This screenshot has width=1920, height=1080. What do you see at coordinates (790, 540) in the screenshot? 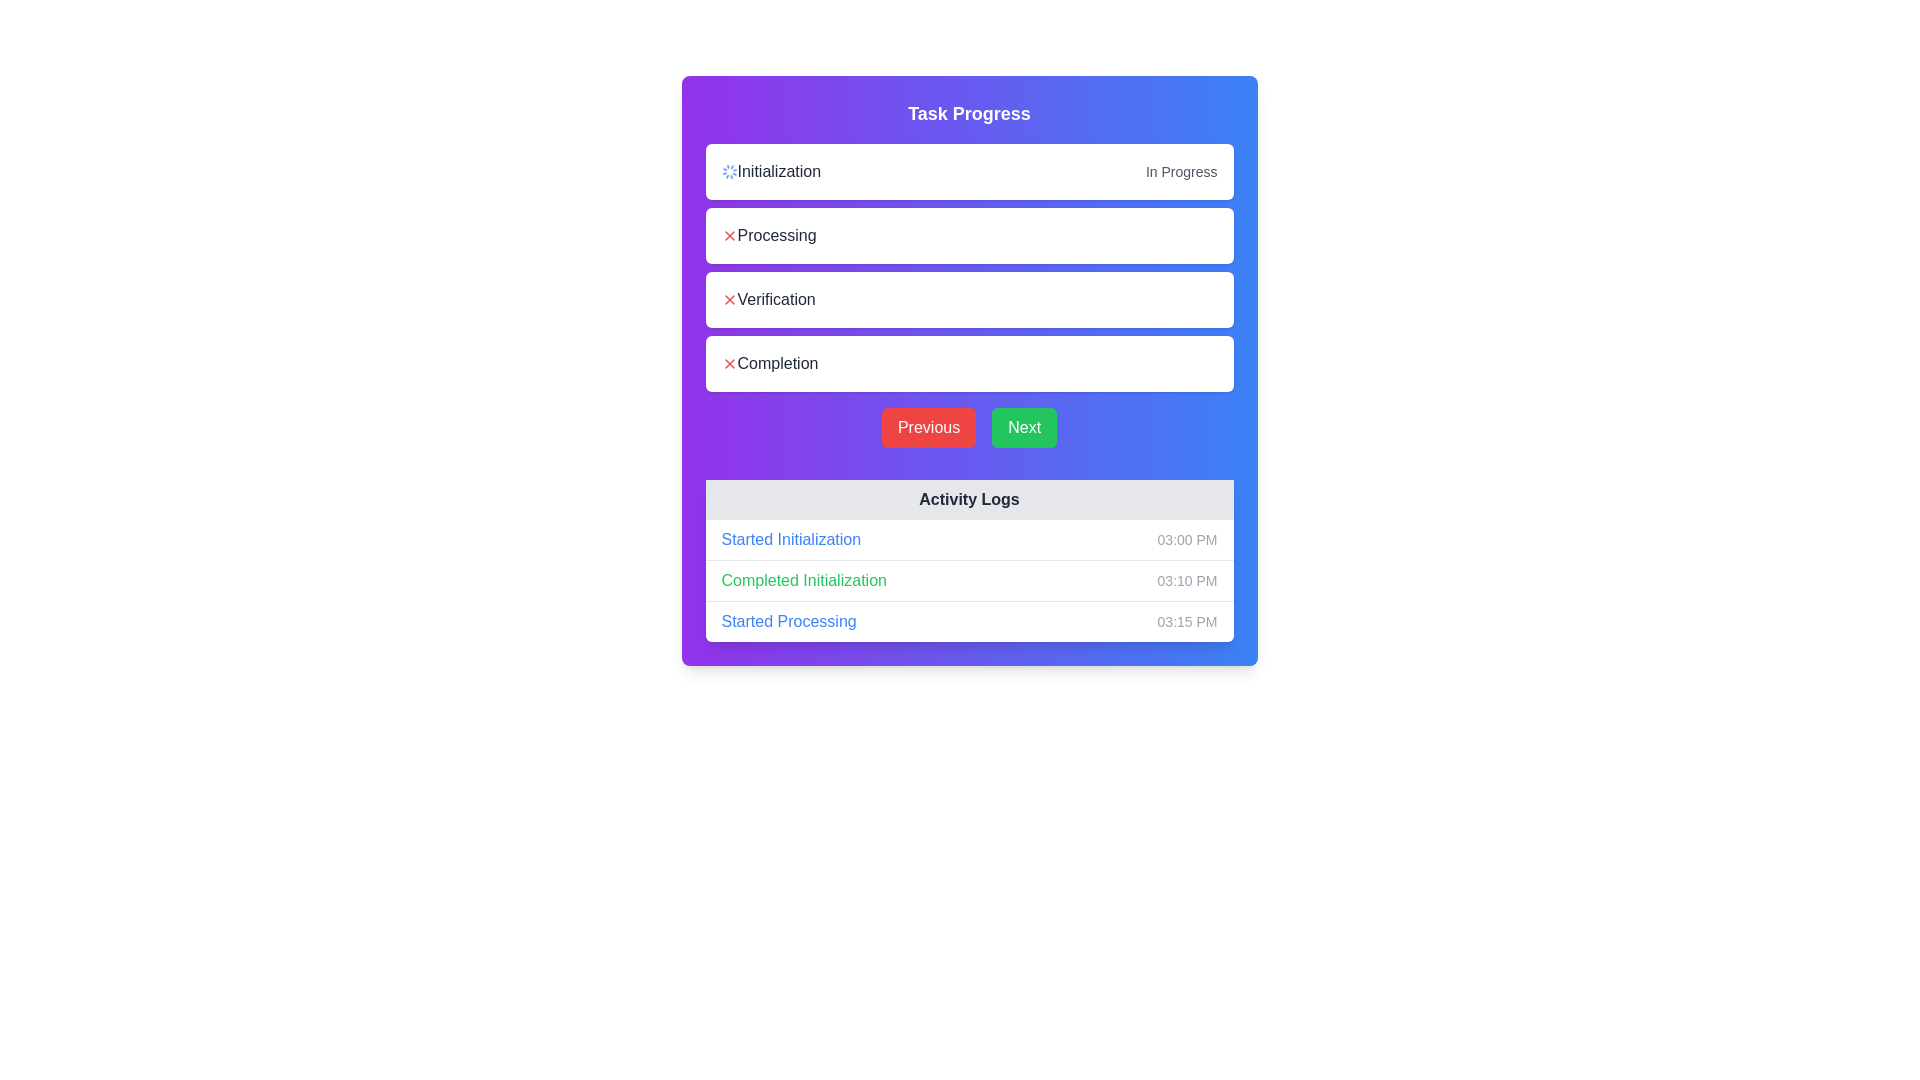
I see `the Text label in the Activity Logs section, which indicates the initiation of a specific process or task and is the first item in the list of logs` at bounding box center [790, 540].